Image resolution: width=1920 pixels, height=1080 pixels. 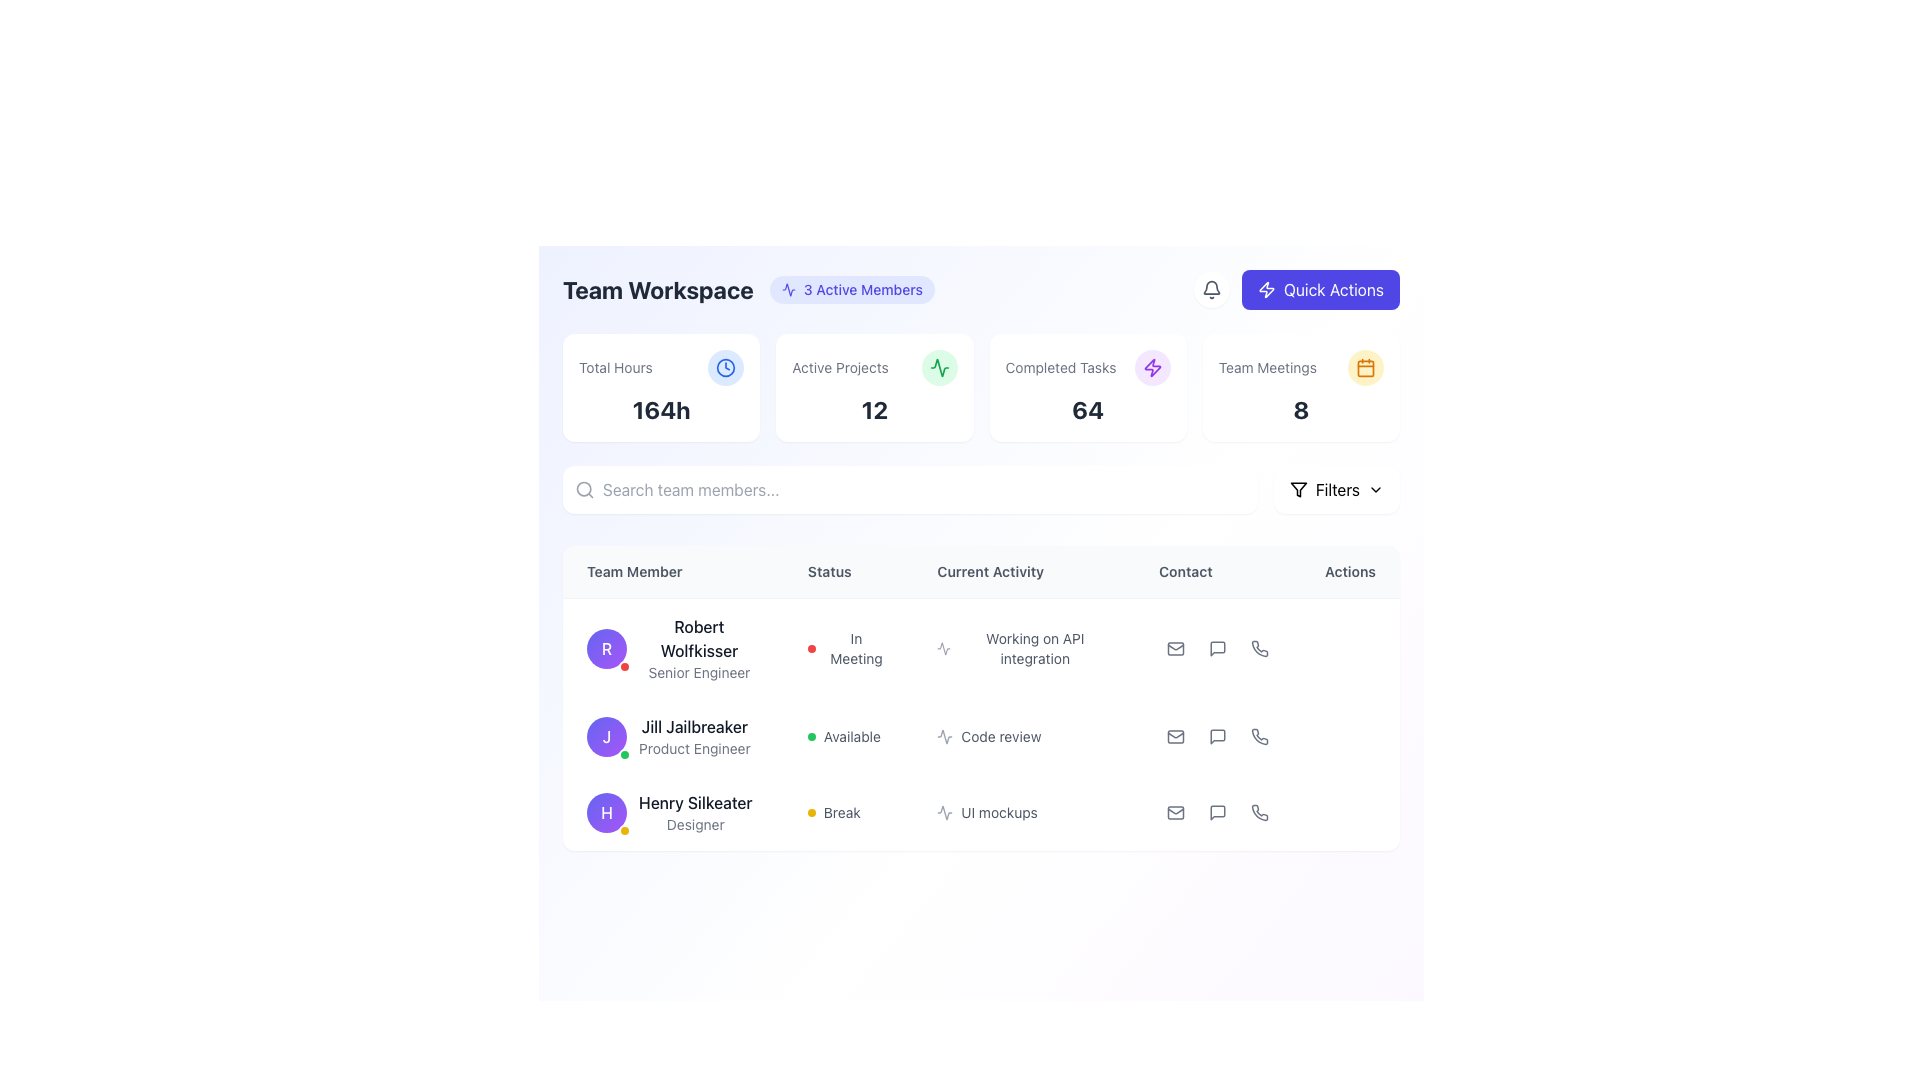 I want to click on the 'Completed Tasks' text label, which is styled in a small gray font and positioned in the statistics section of the interface, so click(x=1059, y=367).